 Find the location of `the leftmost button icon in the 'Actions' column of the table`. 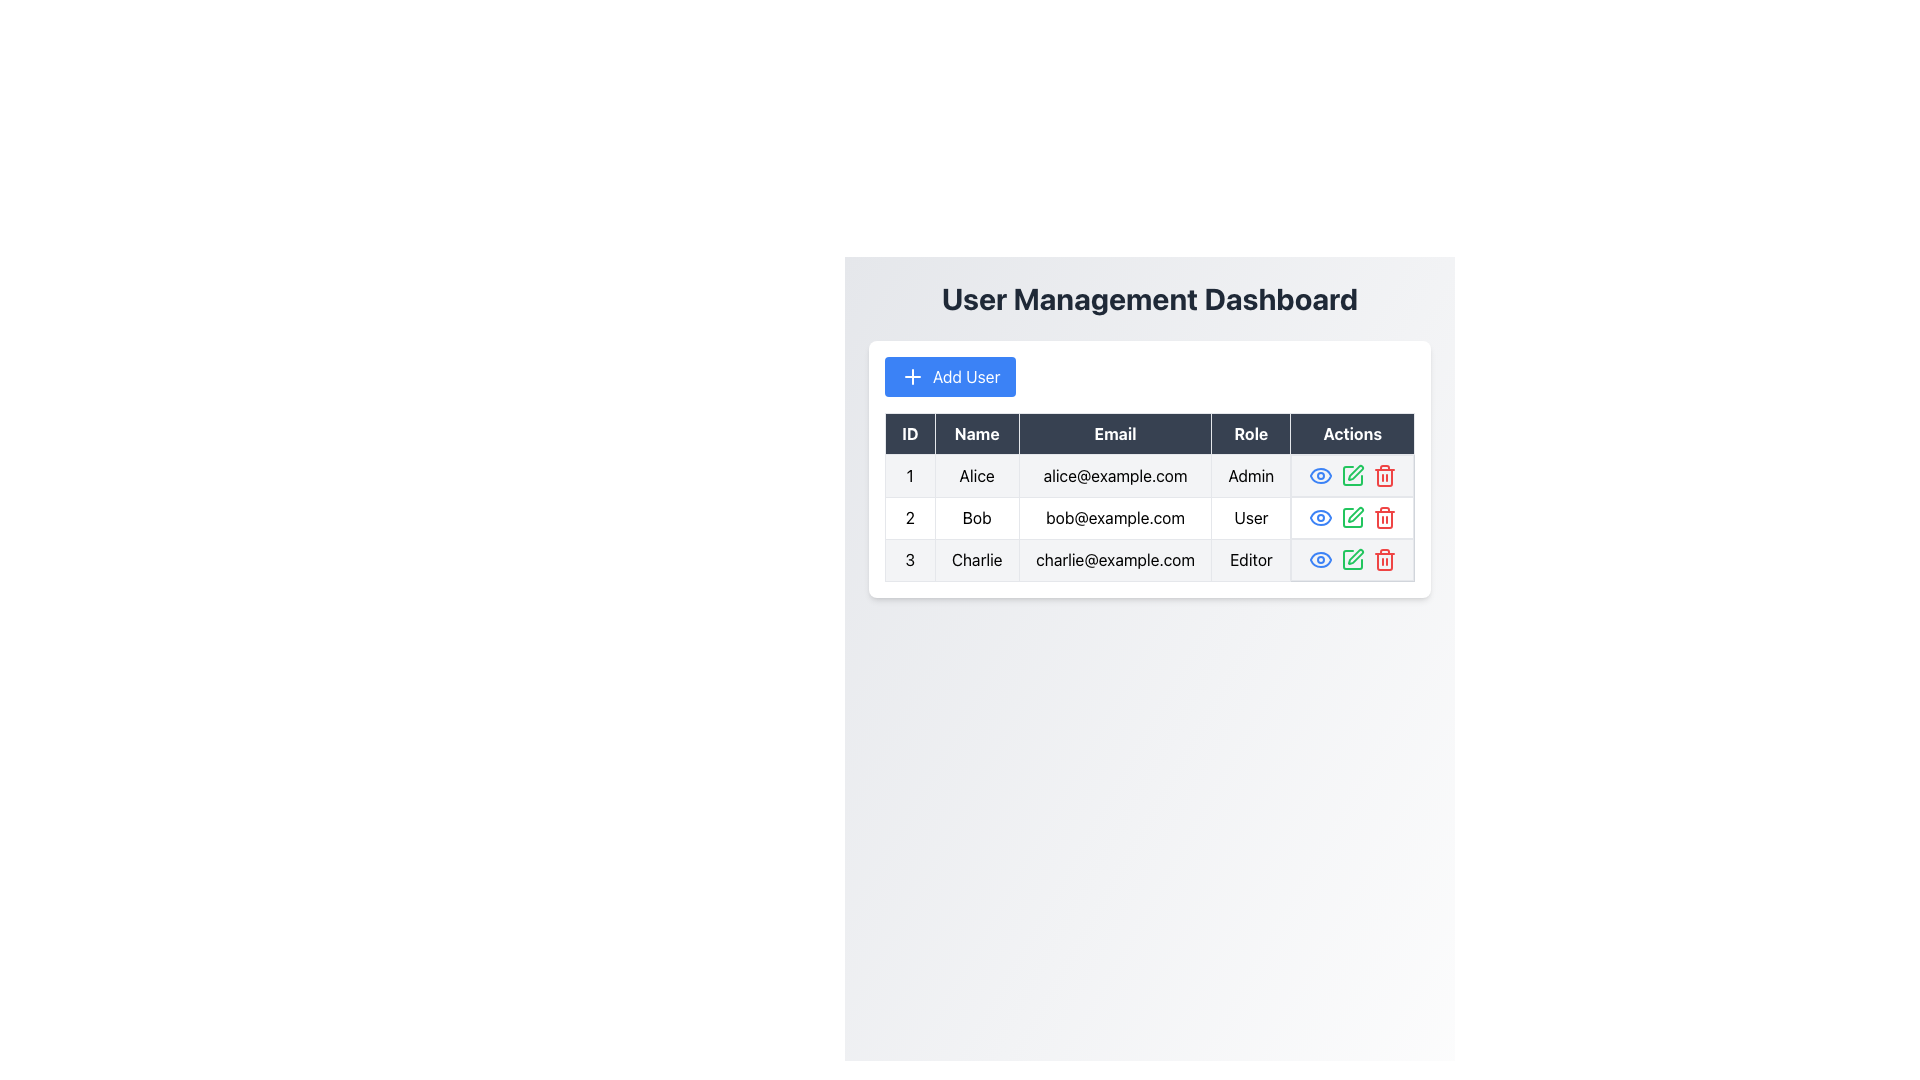

the leftmost button icon in the 'Actions' column of the table is located at coordinates (1320, 475).